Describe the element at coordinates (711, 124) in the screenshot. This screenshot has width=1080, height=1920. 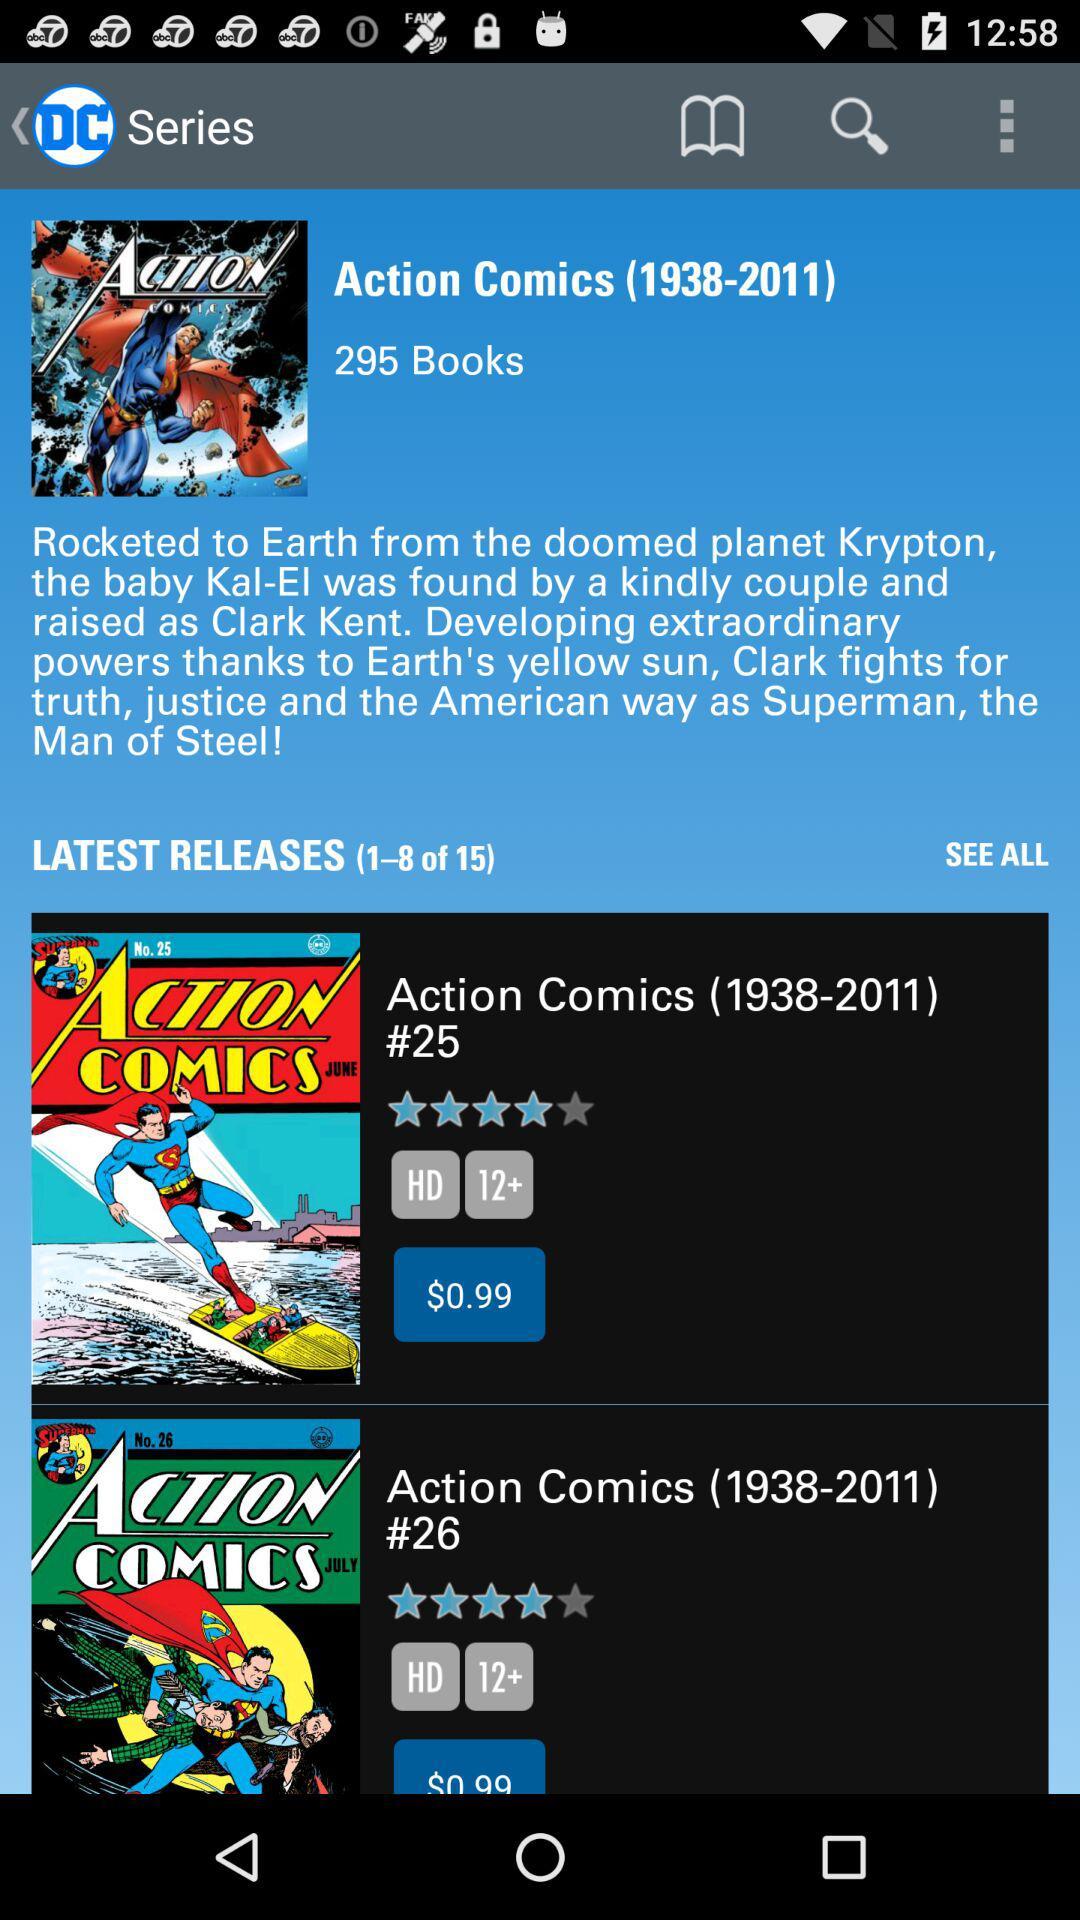
I see `the button on left to the search button on the web page` at that location.